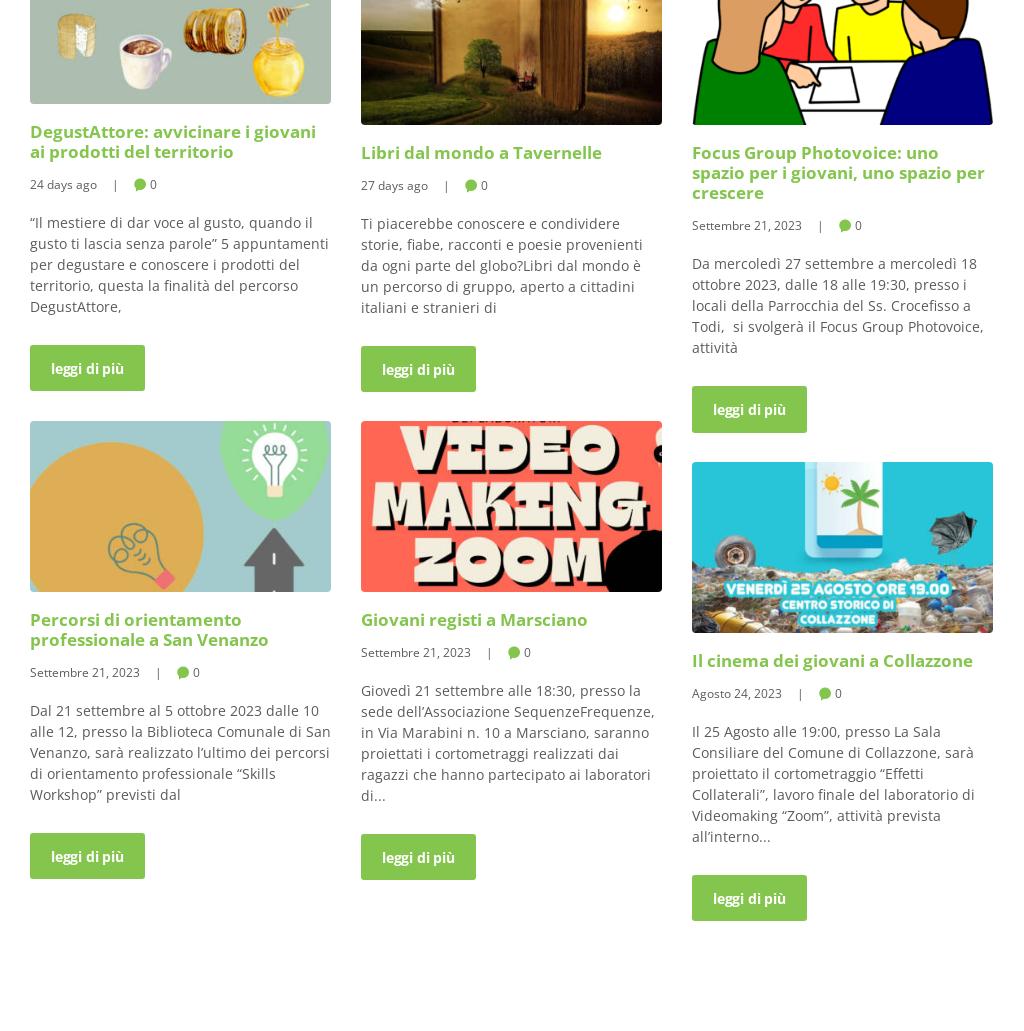 Image resolution: width=1024 pixels, height=1031 pixels. I want to click on '“Il mestiere di dar voce al gusto, quando il gusto ti lascia senza parole” 5 appuntamenti per degustare e conoscere i prodotti del territorio, questa la finalità del percorso DegustAttore,', so click(179, 264).